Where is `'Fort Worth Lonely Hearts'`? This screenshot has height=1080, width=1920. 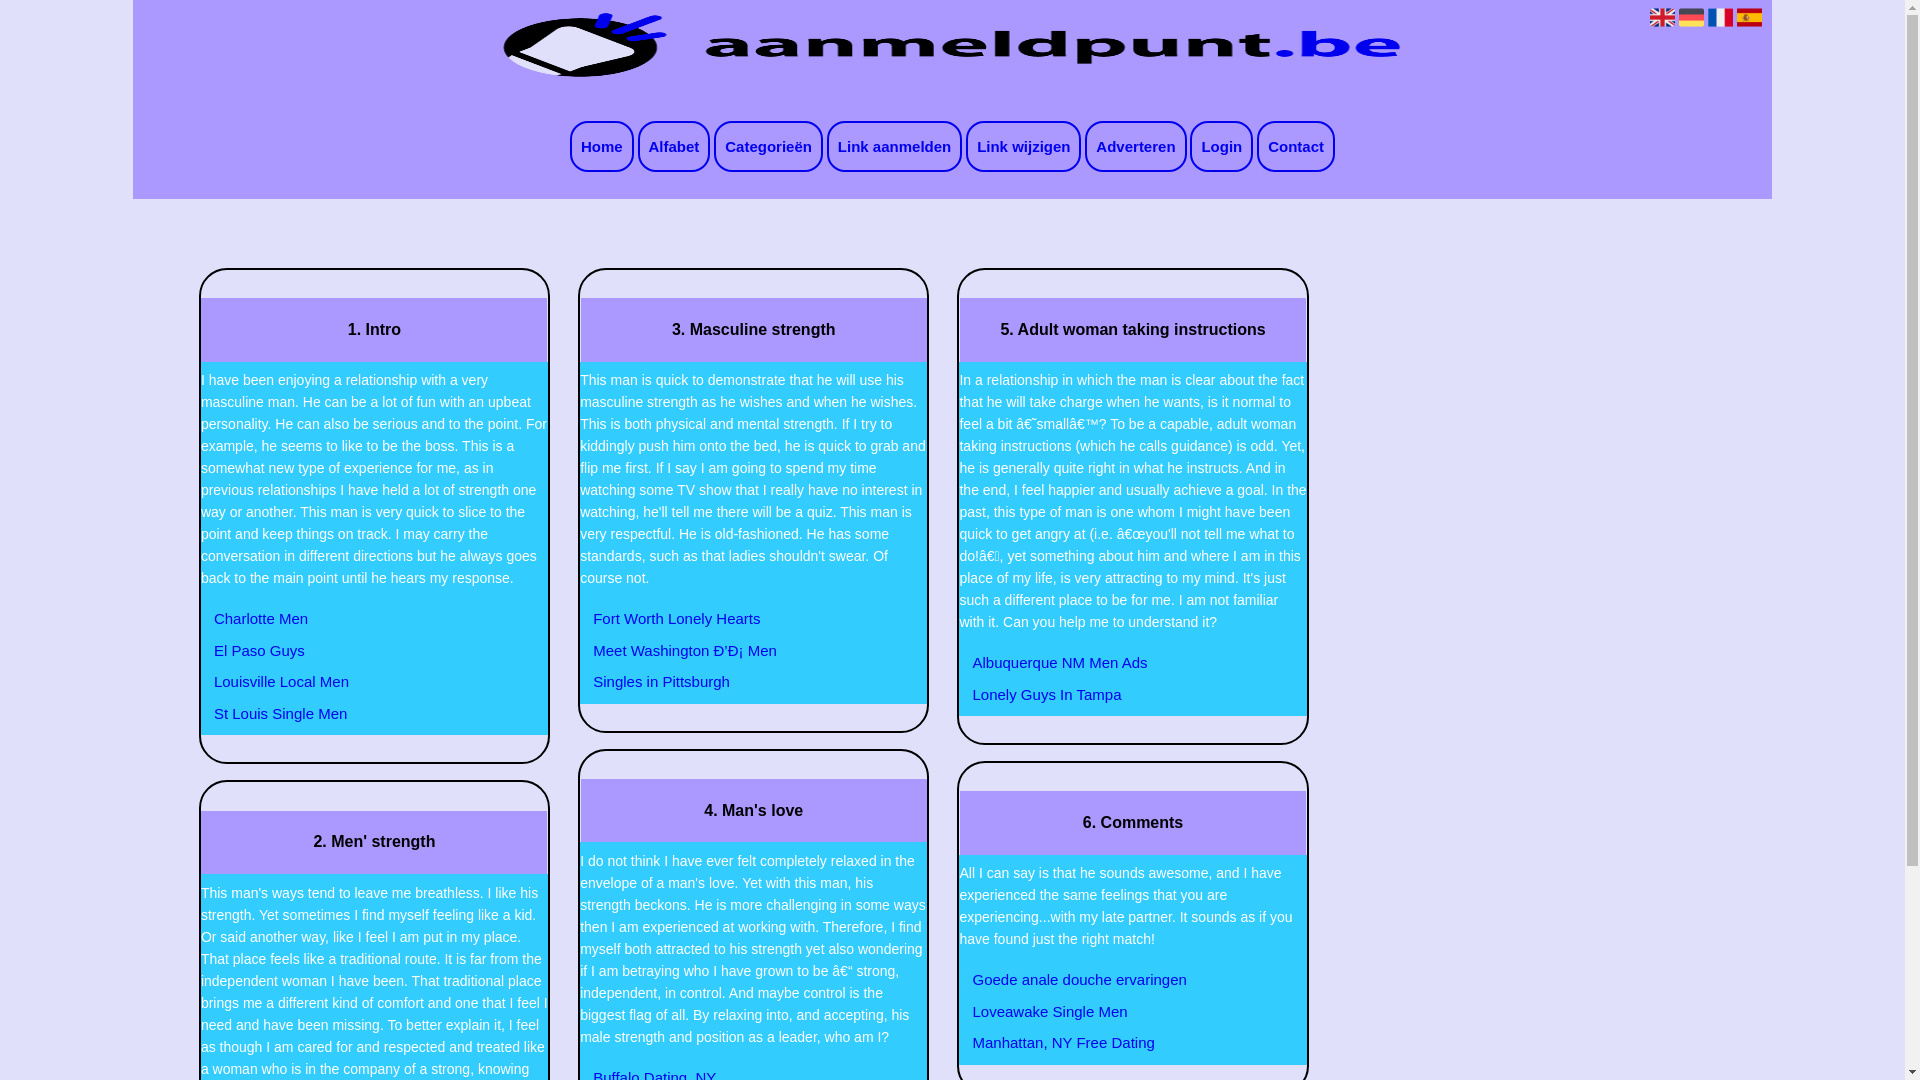
'Fort Worth Lonely Hearts' is located at coordinates (741, 617).